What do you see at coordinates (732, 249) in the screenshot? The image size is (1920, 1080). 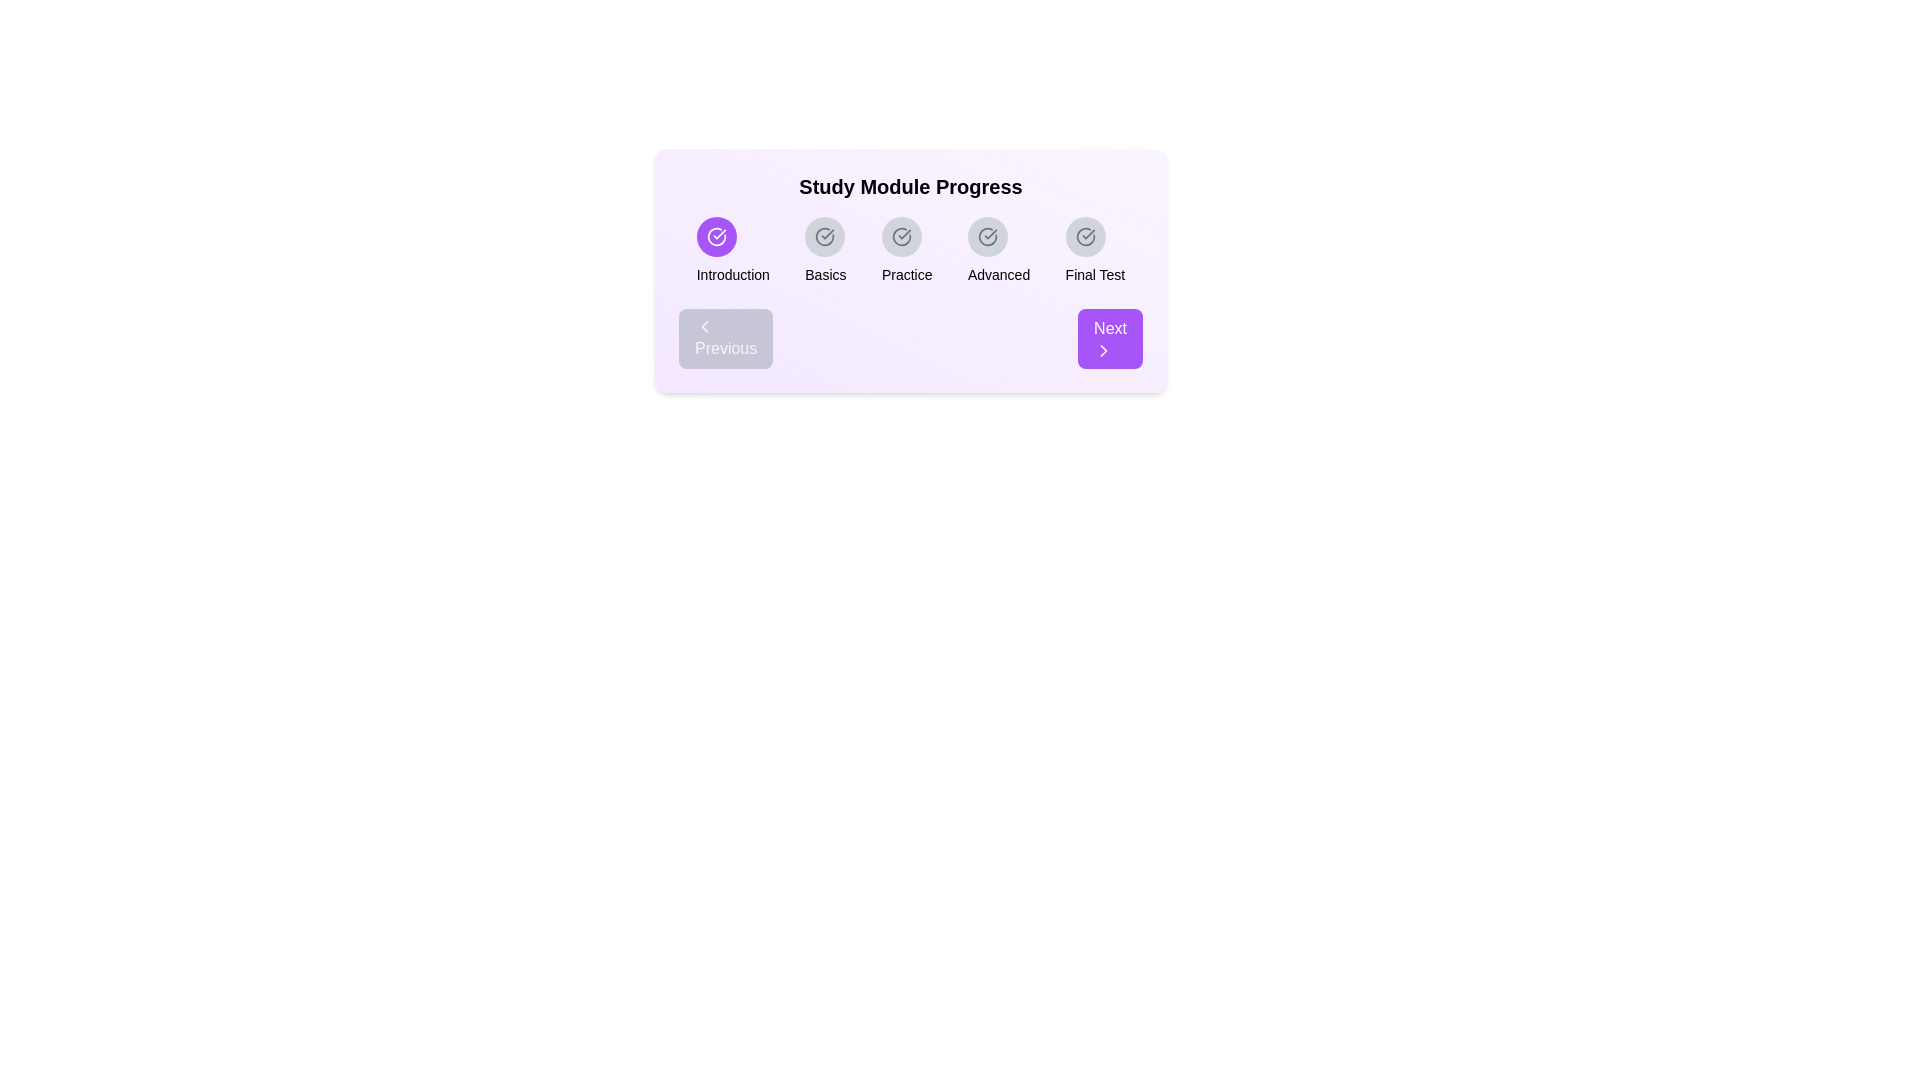 I see `text label of the 'Introduction' module indicator, which is the first element in a horizontal sequence of study progress sections` at bounding box center [732, 249].